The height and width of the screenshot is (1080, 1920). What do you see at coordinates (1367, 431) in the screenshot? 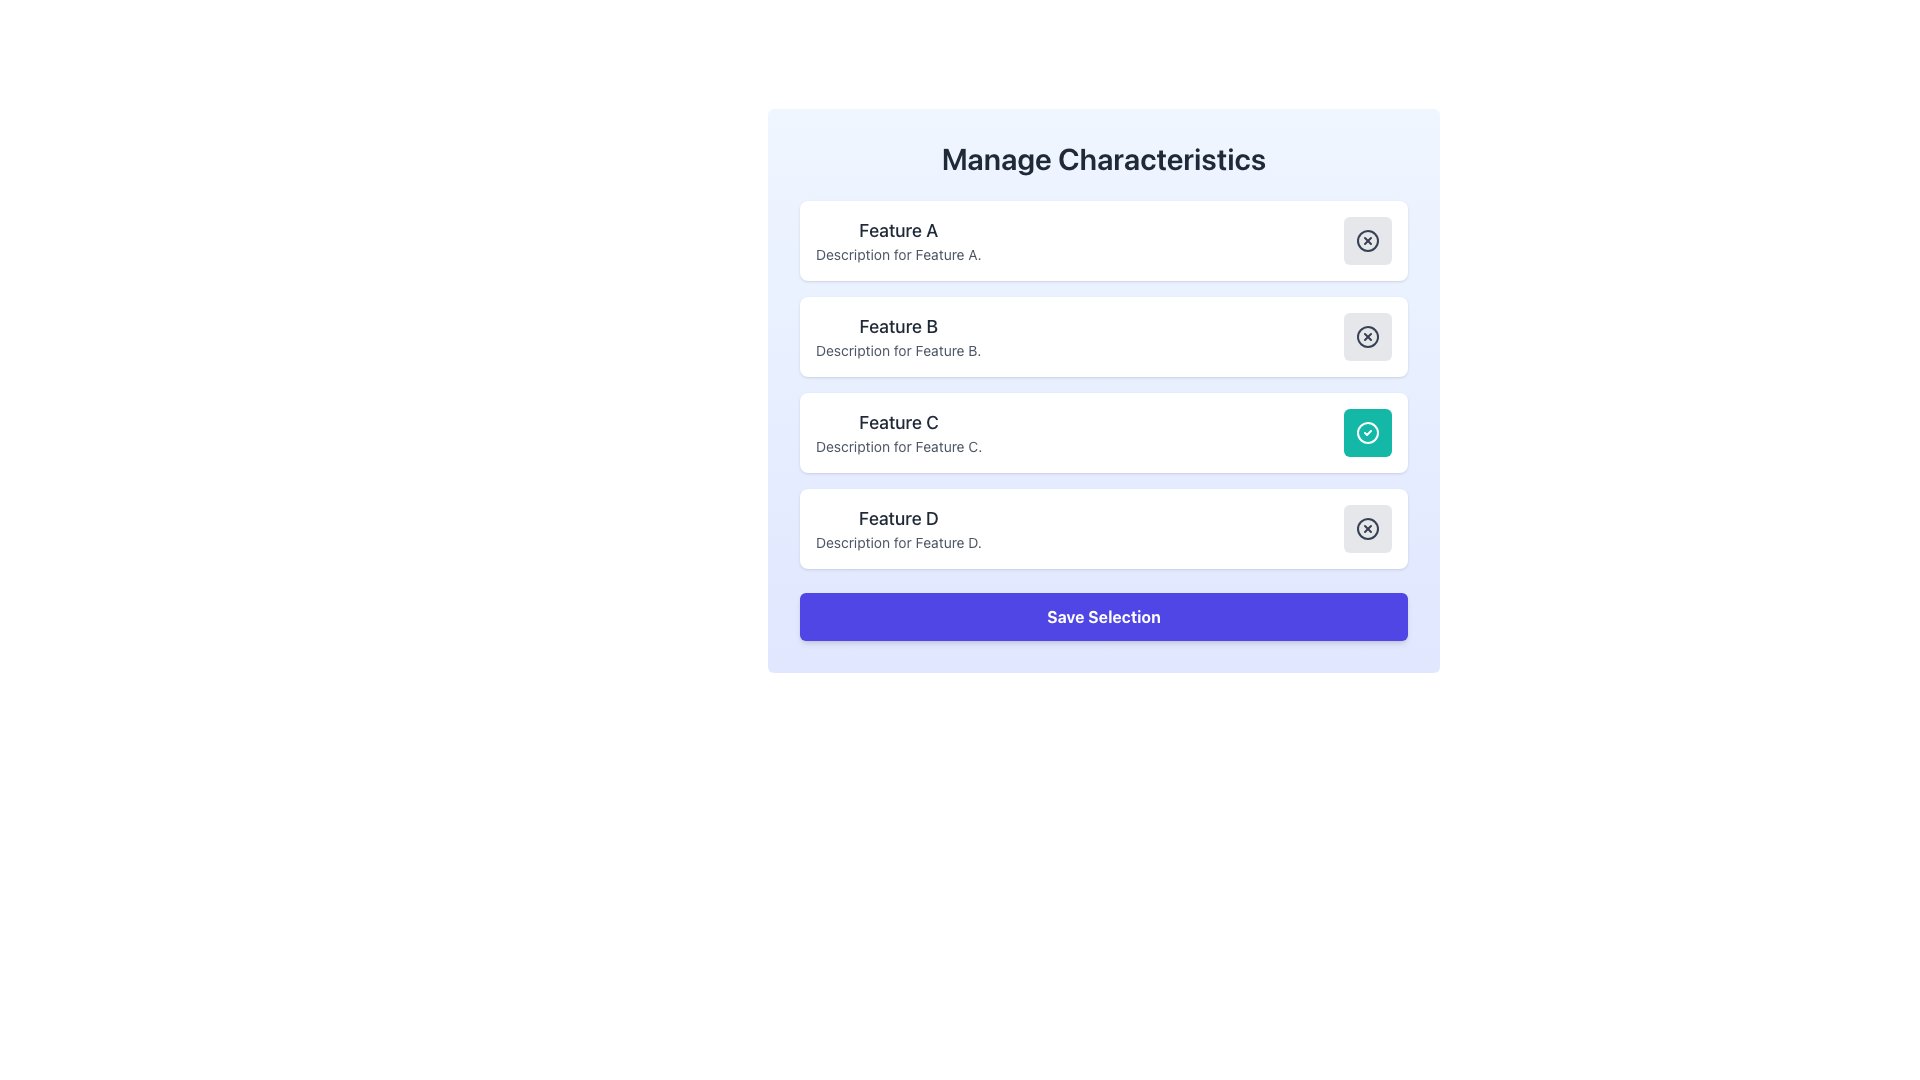
I see `the confirmation icon for 'Feature C', which is located on the rightmost side of the third list item in the interface` at bounding box center [1367, 431].